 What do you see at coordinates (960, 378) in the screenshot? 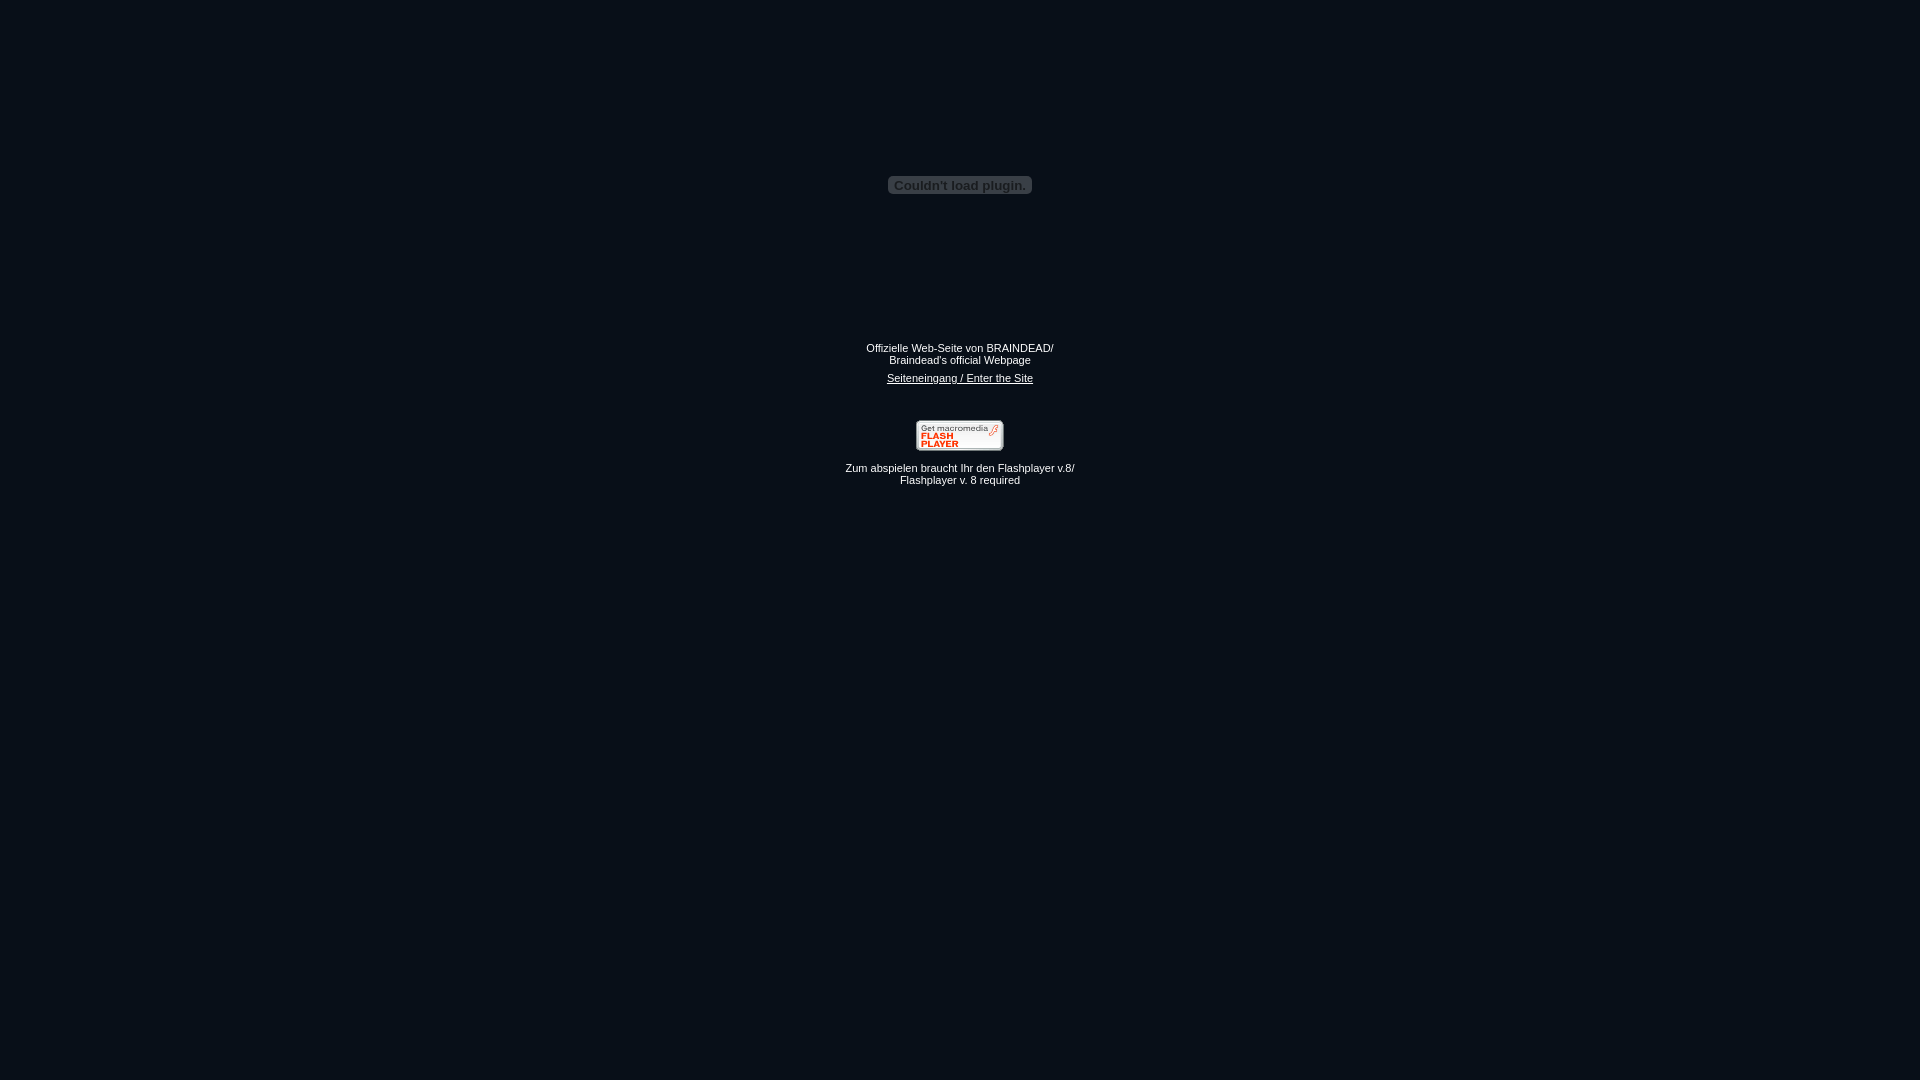
I see `'Seiteneingang / Enter the Site'` at bounding box center [960, 378].